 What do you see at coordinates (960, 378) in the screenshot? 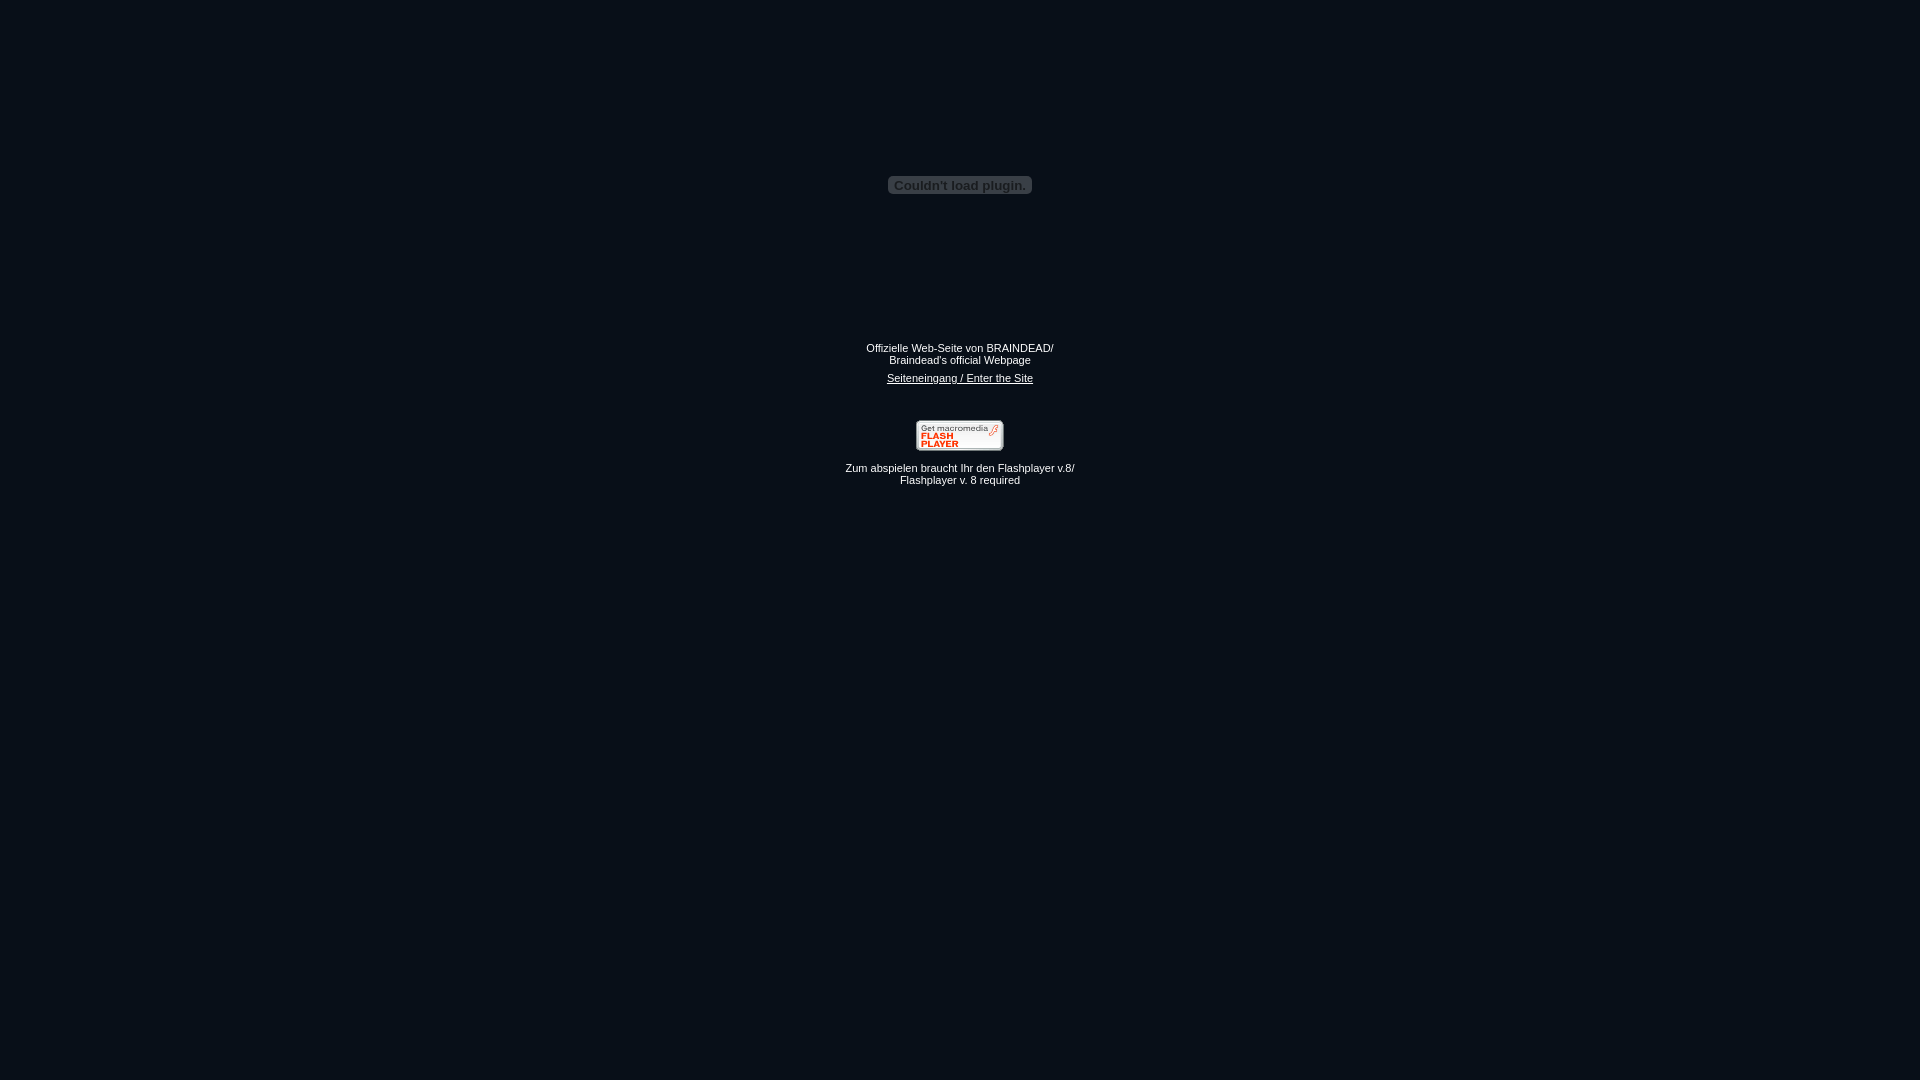
I see `'Seiteneingang / Enter the Site'` at bounding box center [960, 378].